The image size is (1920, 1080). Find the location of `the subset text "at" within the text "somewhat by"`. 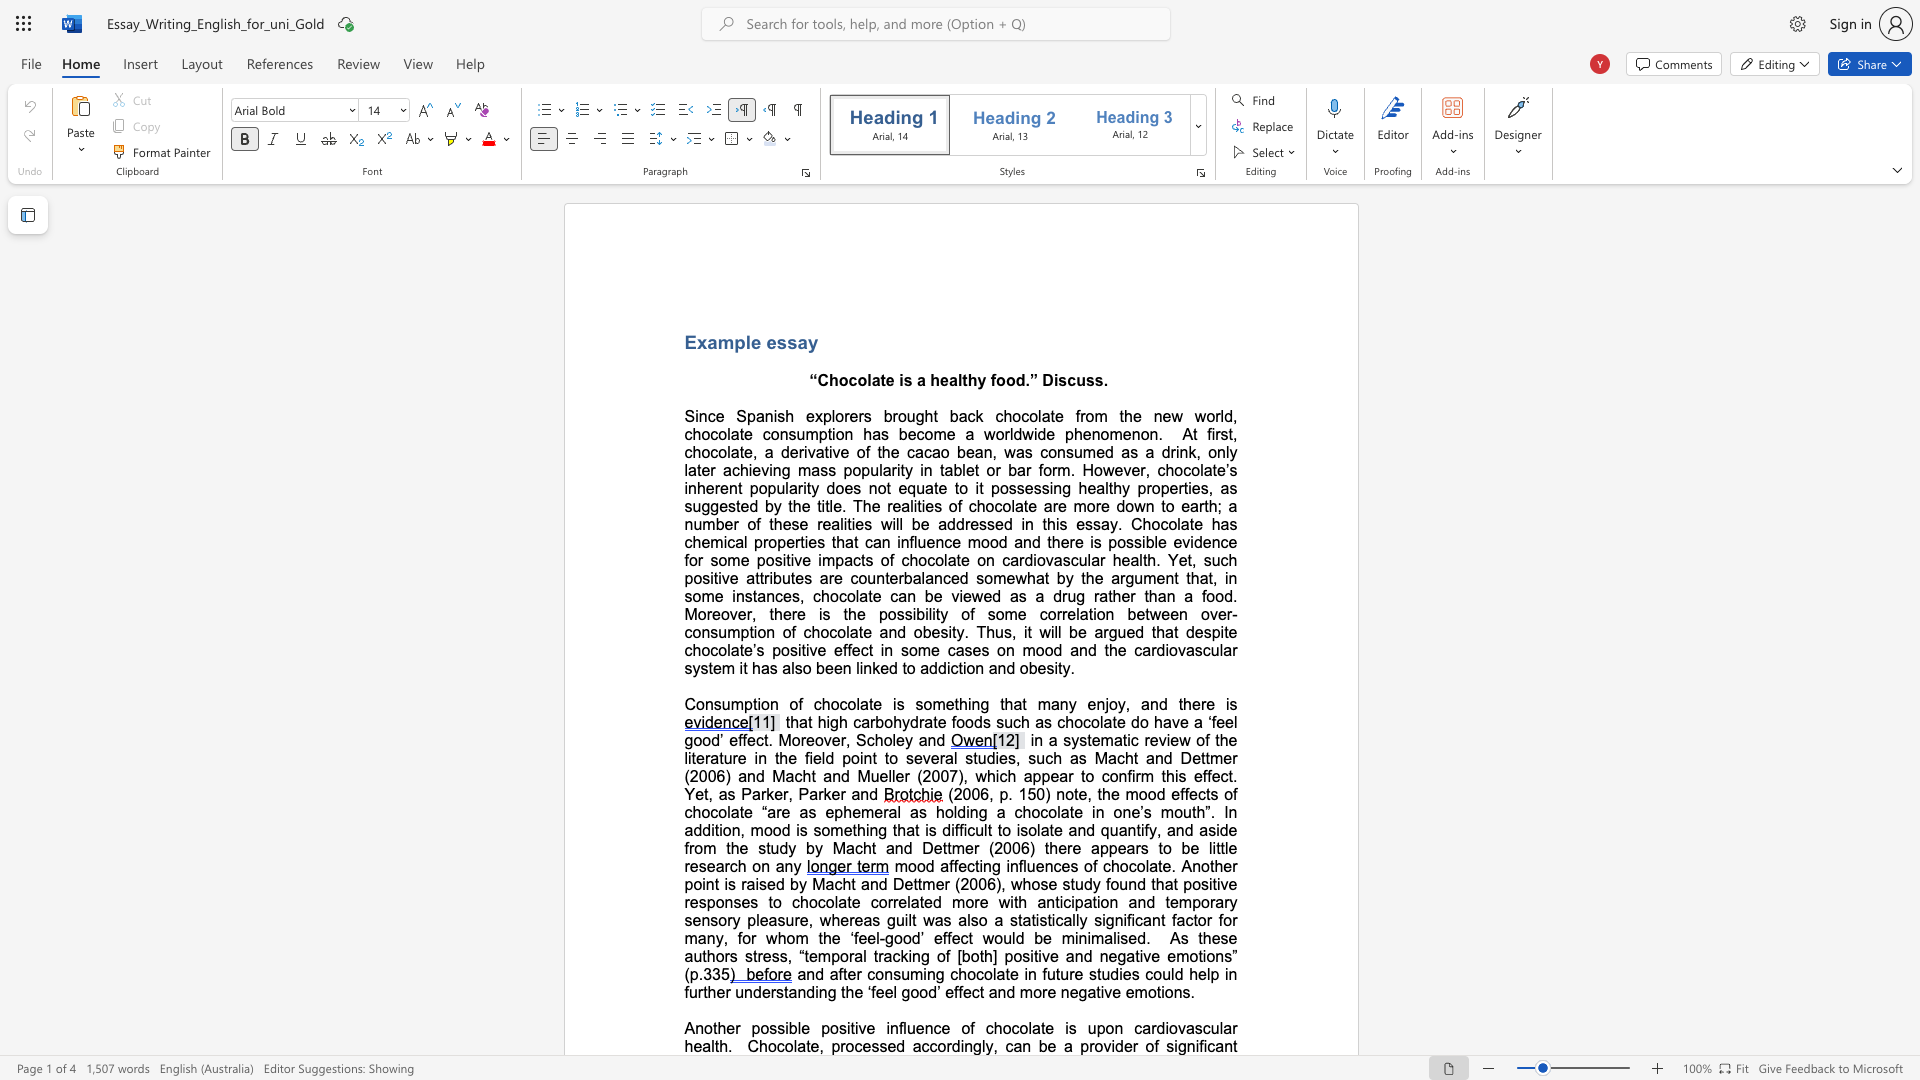

the subset text "at" within the text "somewhat by" is located at coordinates (1035, 578).